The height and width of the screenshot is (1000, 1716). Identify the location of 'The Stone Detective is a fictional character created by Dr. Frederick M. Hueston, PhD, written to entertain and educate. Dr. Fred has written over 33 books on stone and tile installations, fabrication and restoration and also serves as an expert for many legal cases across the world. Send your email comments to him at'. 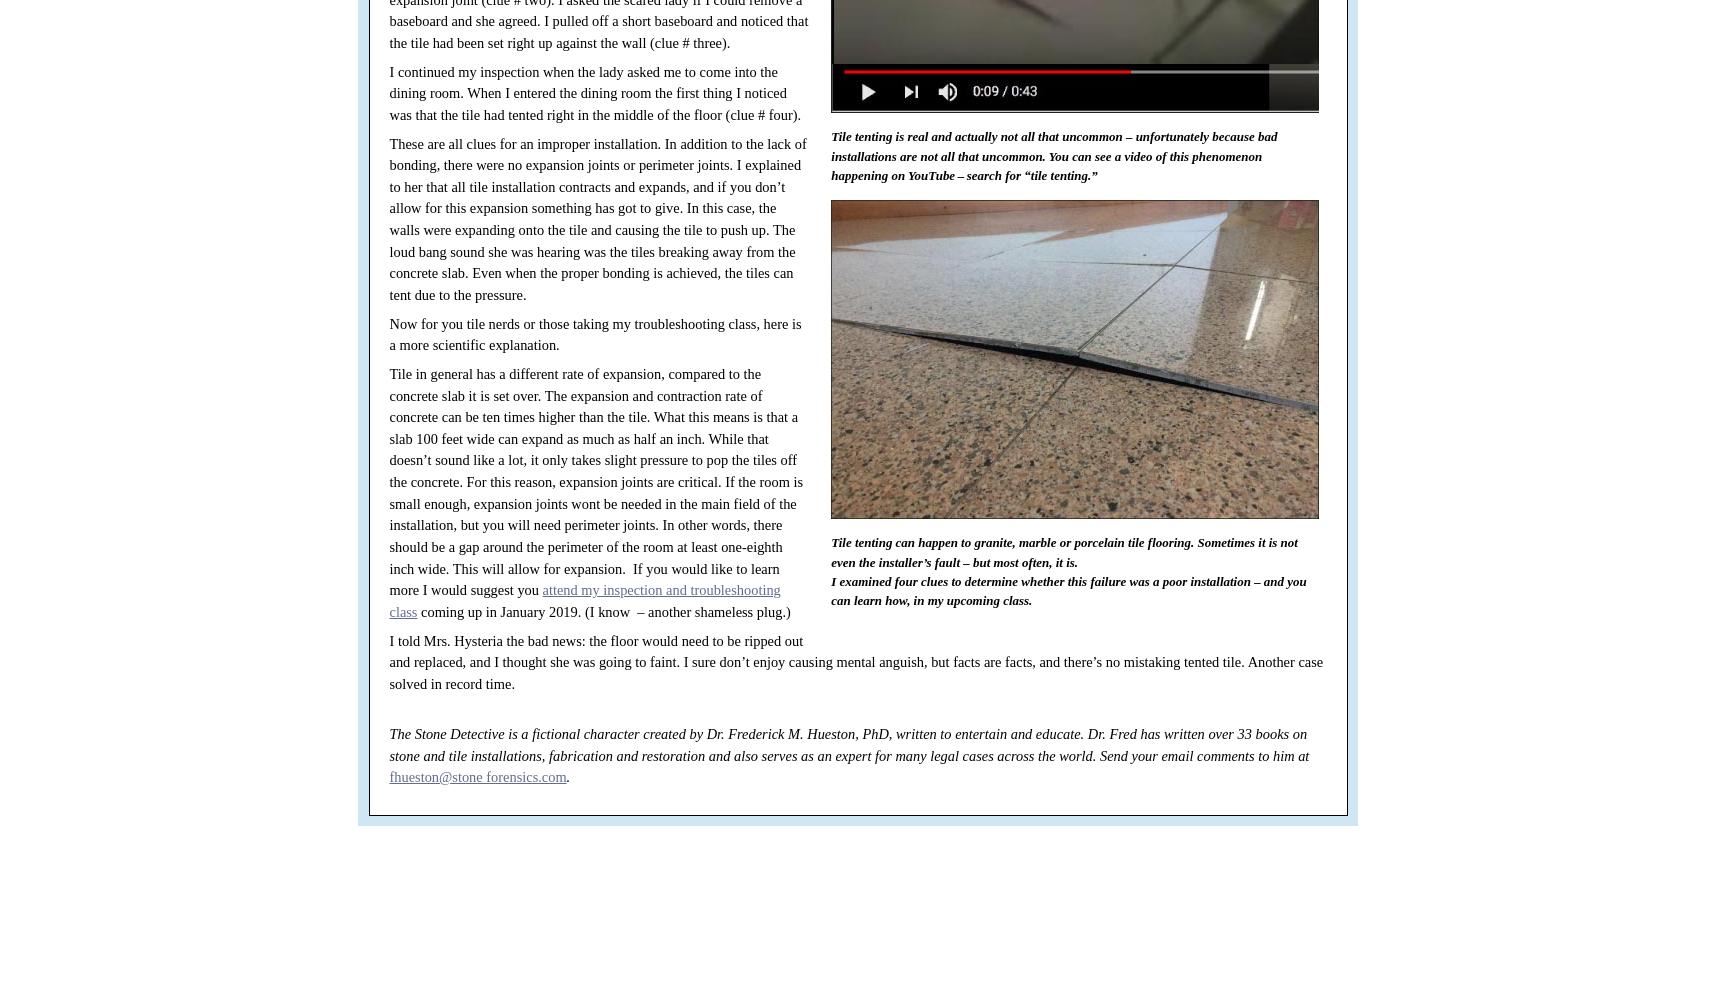
(849, 743).